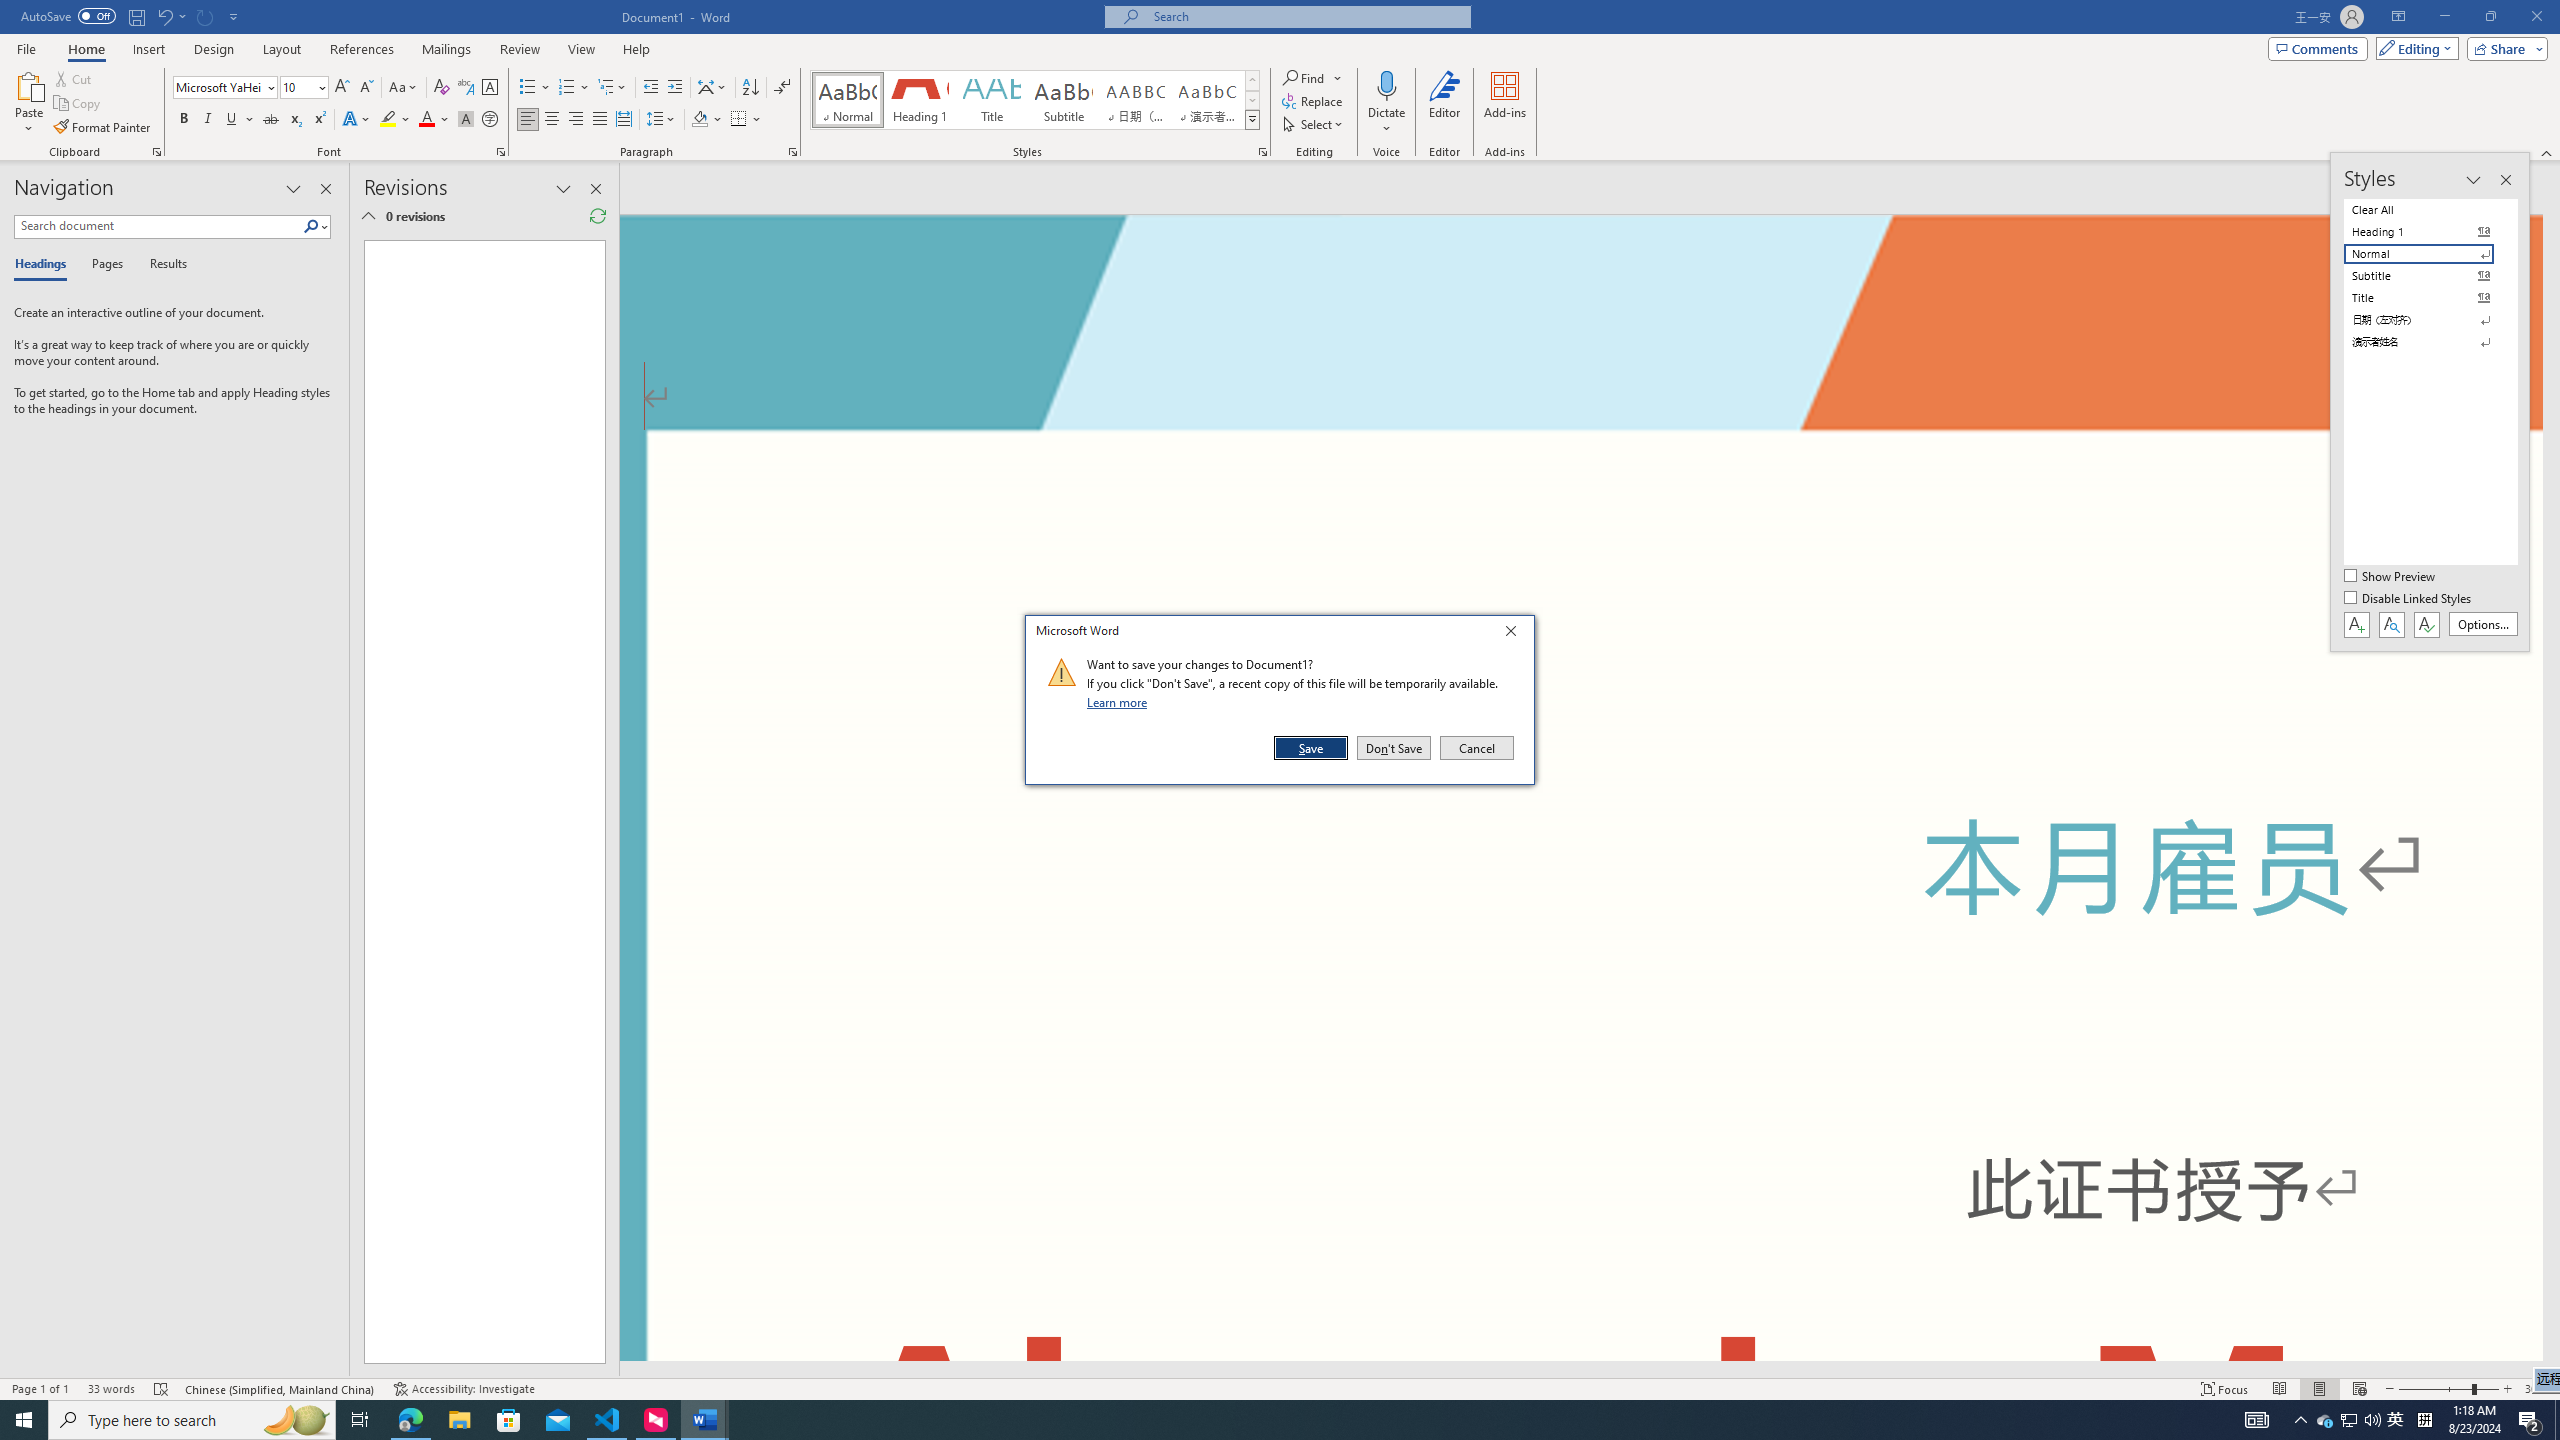 The image size is (2560, 1440). Describe the element at coordinates (2530, 1418) in the screenshot. I see `'Action Center, 2 new notifications'` at that location.